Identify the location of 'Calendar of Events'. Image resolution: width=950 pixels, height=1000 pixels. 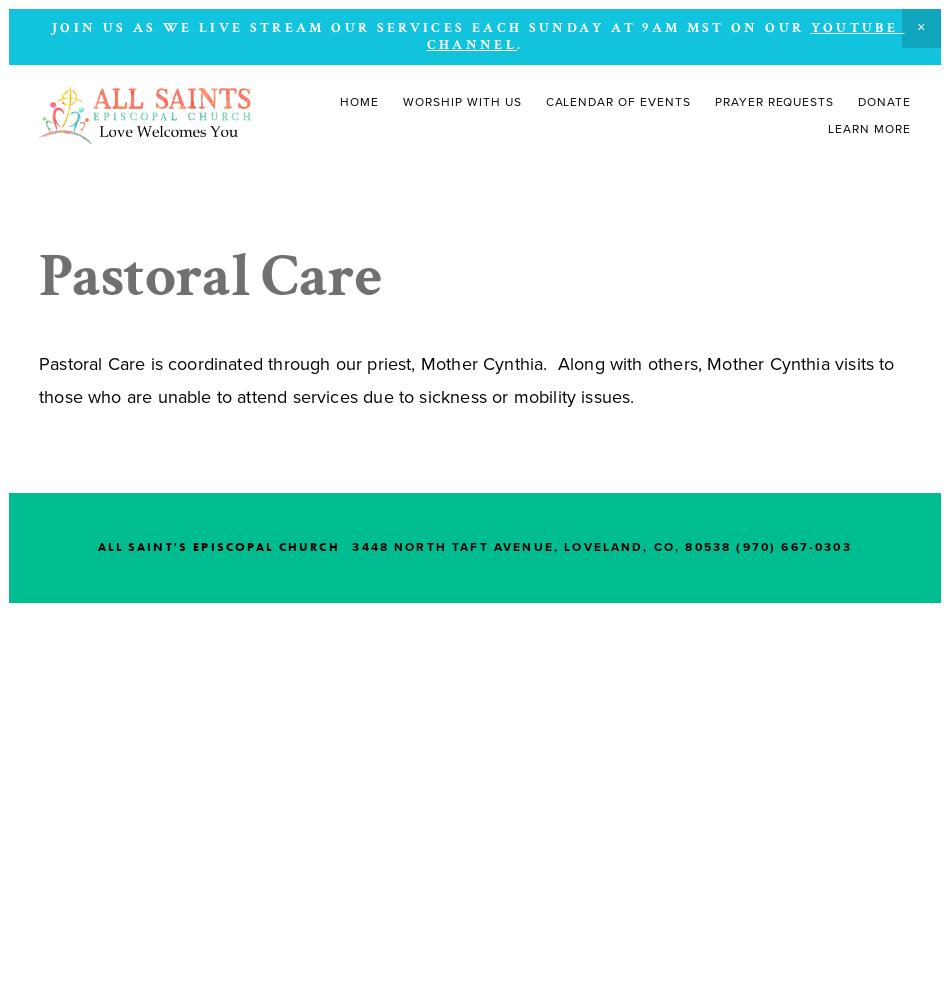
(617, 101).